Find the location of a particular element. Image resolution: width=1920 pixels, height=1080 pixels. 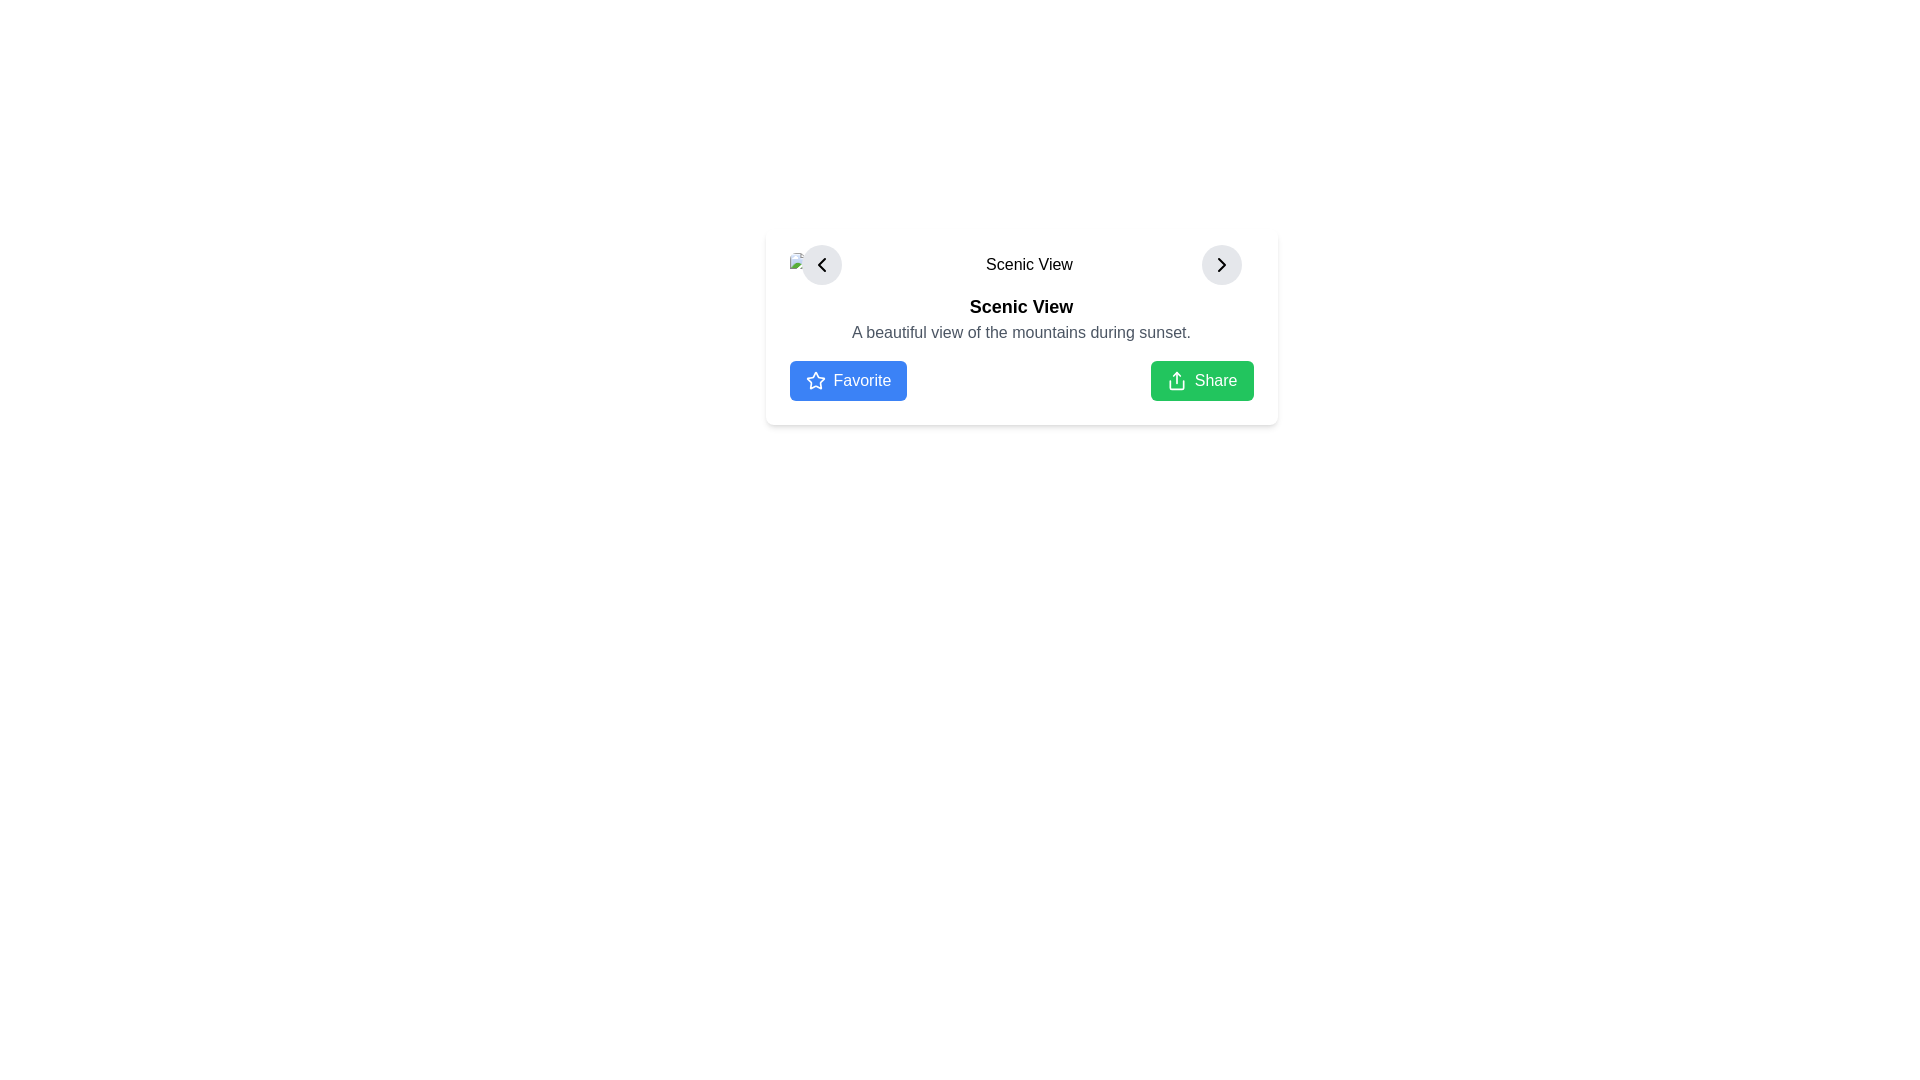

the left navigation button positioned to the left of the image placeholder and the title 'Scenic View' is located at coordinates (821, 264).